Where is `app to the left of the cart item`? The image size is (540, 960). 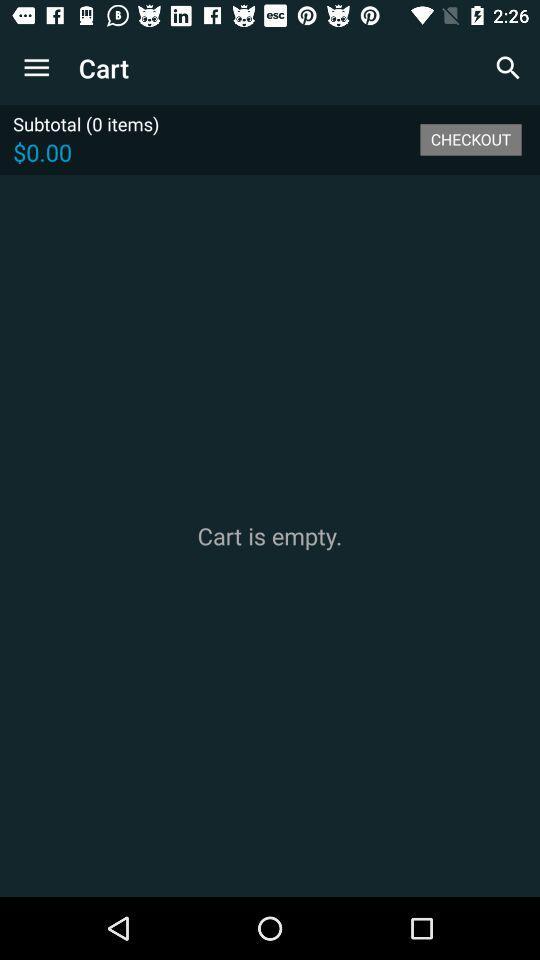 app to the left of the cart item is located at coordinates (36, 68).